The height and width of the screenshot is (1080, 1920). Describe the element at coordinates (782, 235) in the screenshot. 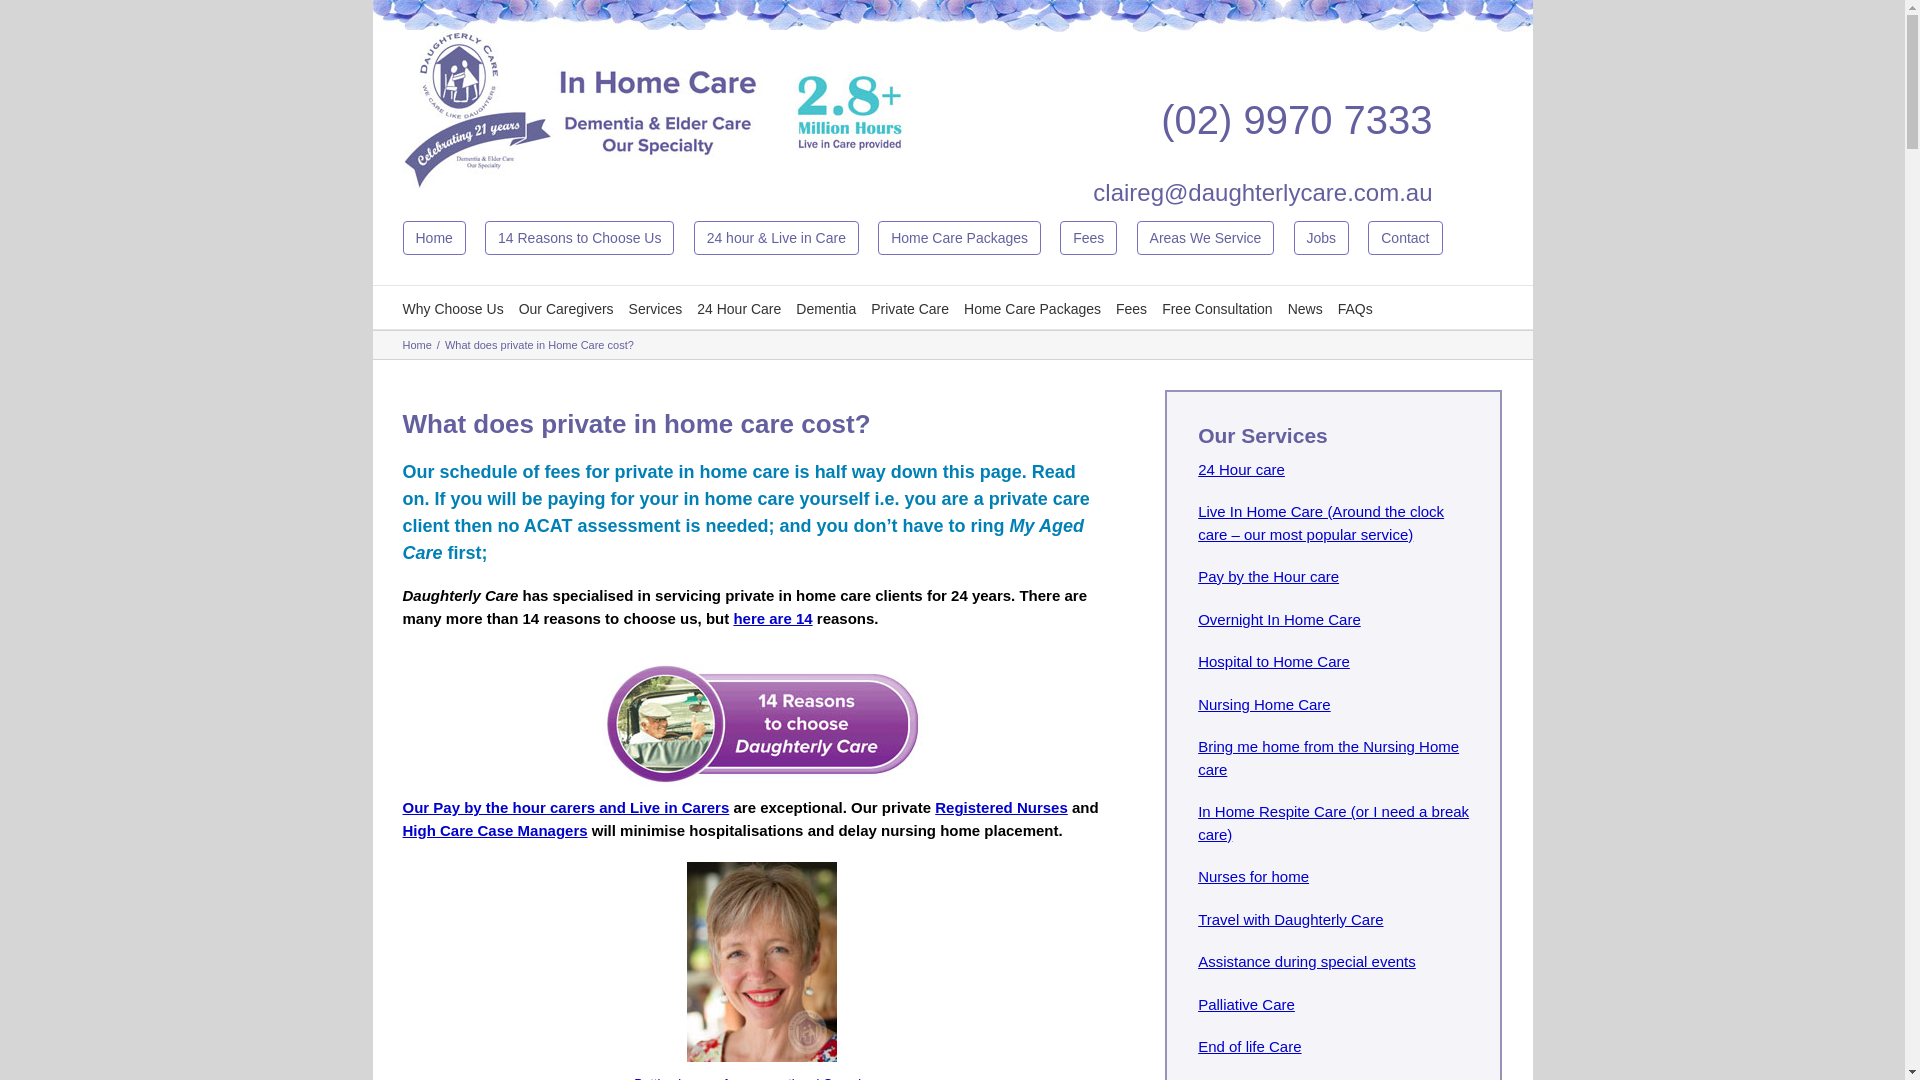

I see `'24 hour & Live in Care'` at that location.